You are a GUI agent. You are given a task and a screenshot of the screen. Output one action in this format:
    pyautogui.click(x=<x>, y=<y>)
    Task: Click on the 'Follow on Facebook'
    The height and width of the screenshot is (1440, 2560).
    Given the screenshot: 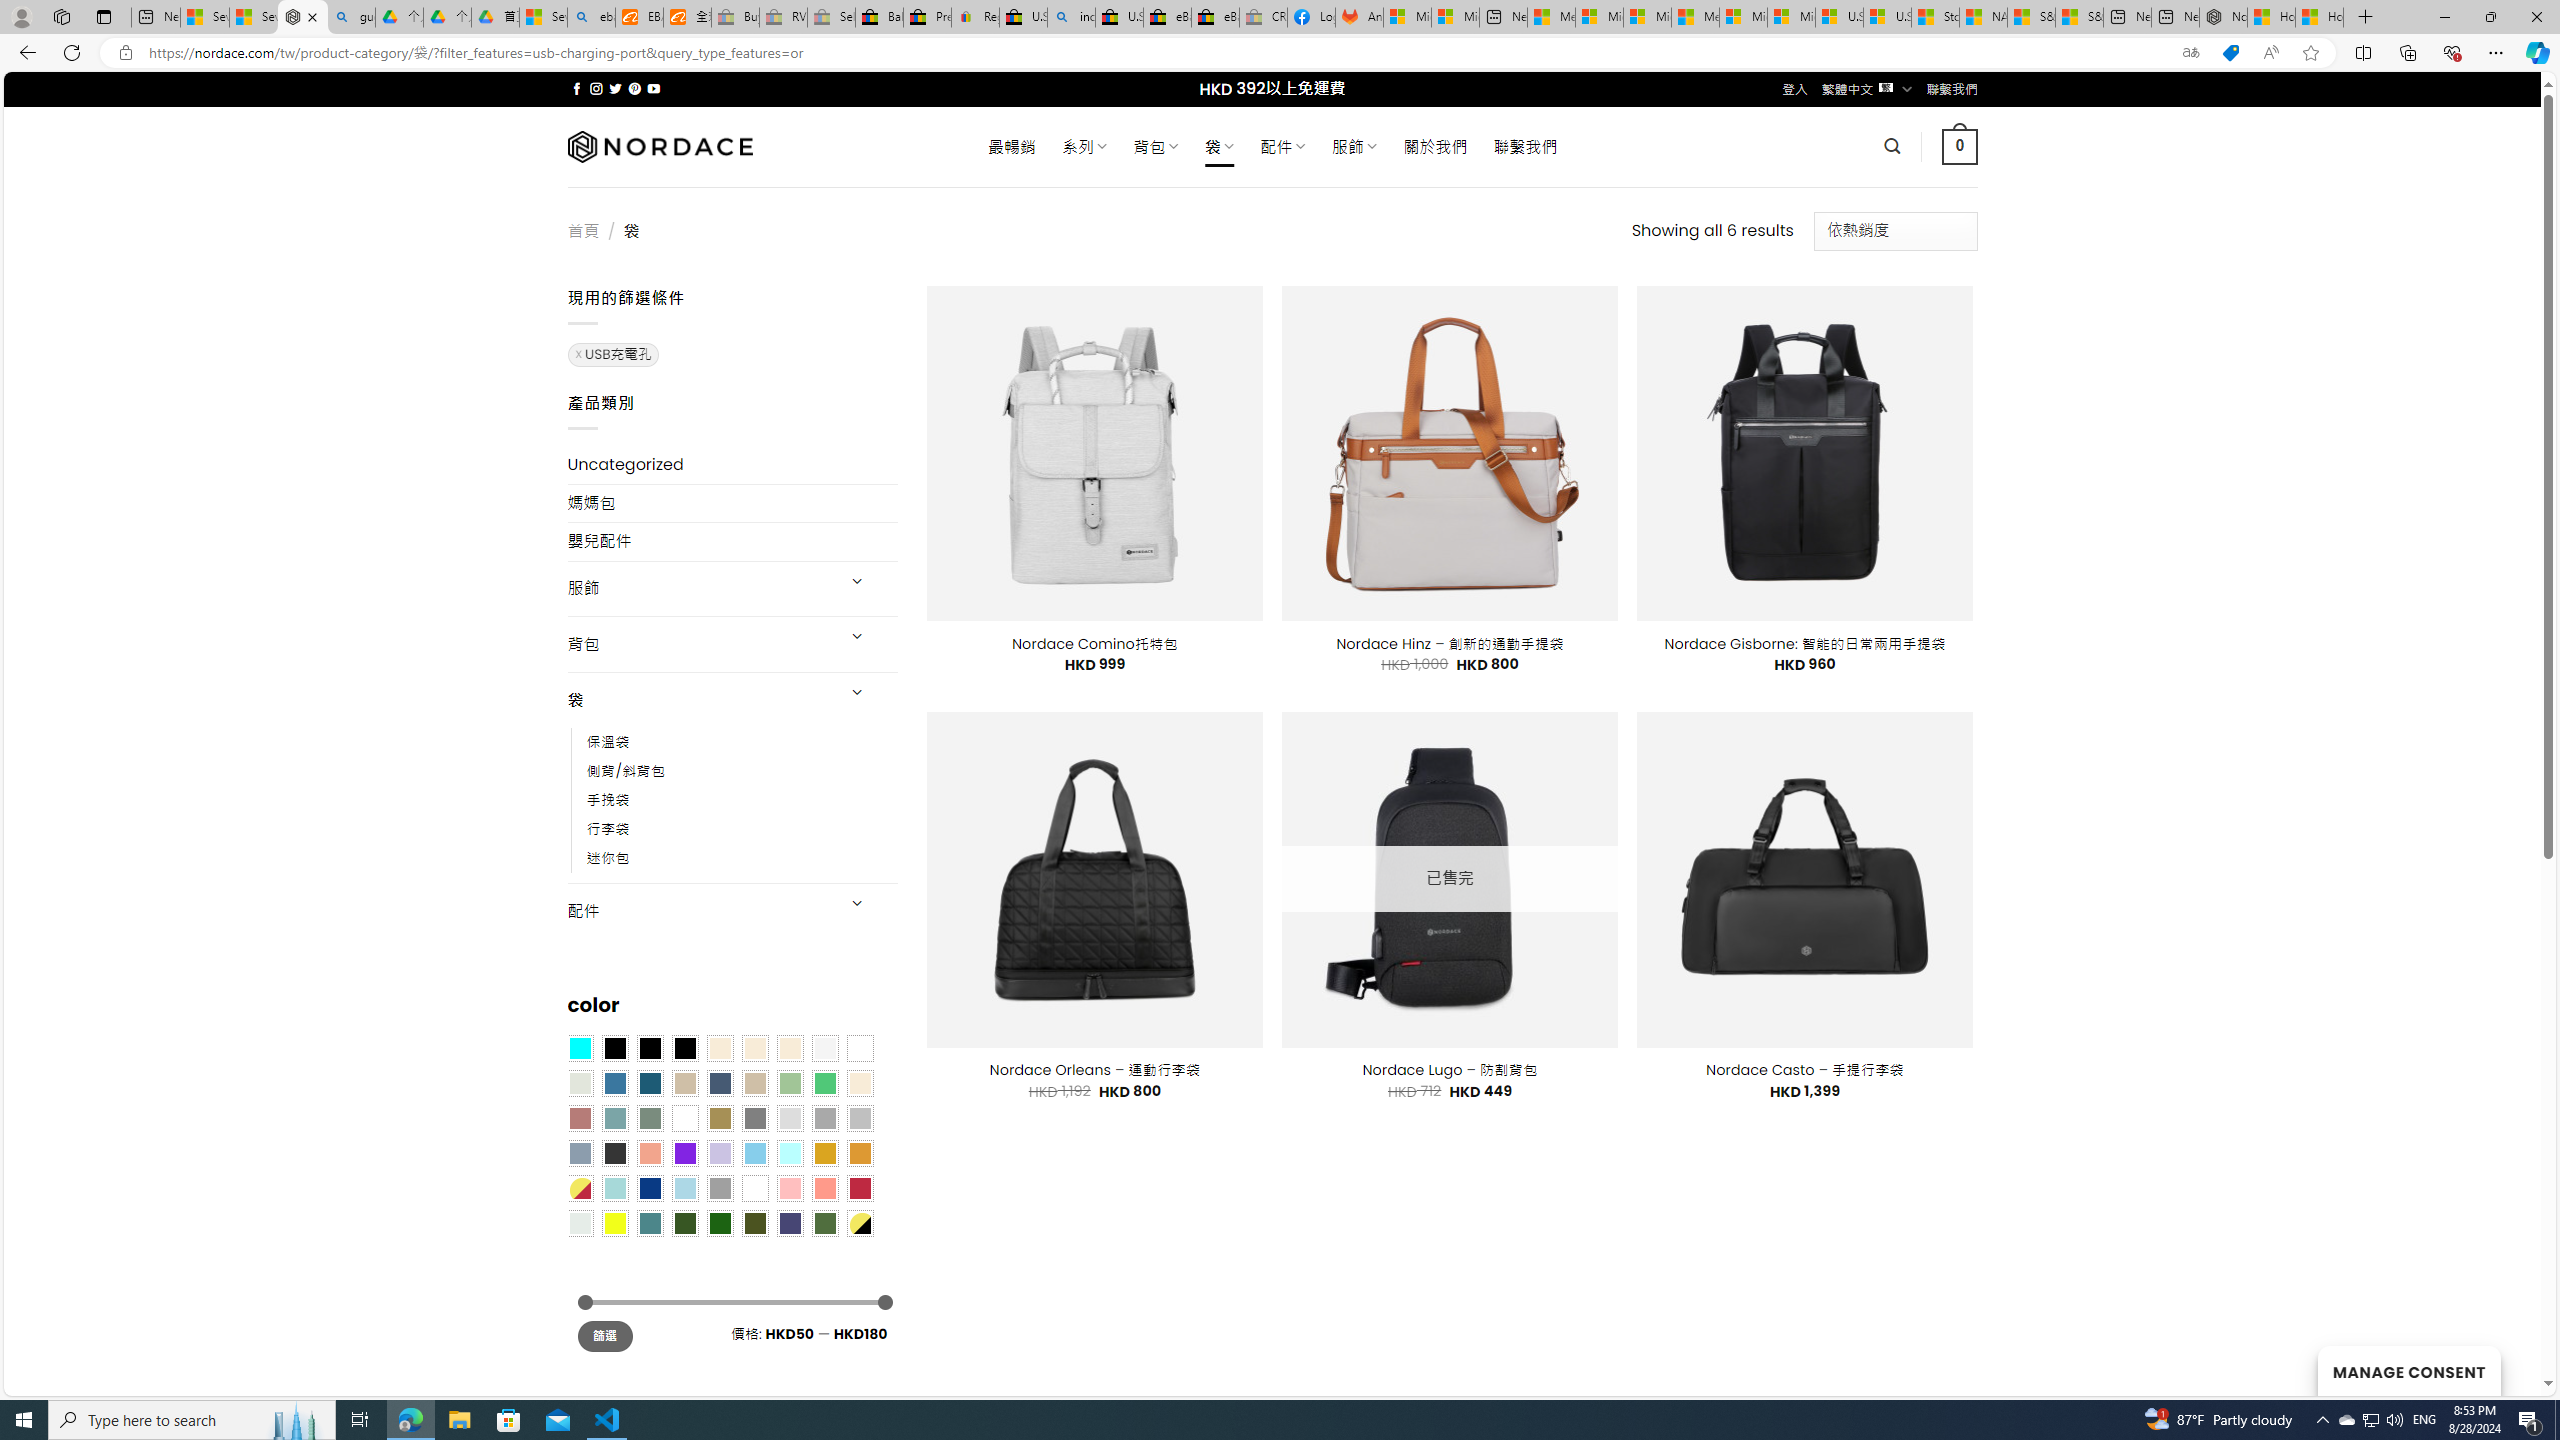 What is the action you would take?
    pyautogui.click(x=576, y=88)
    